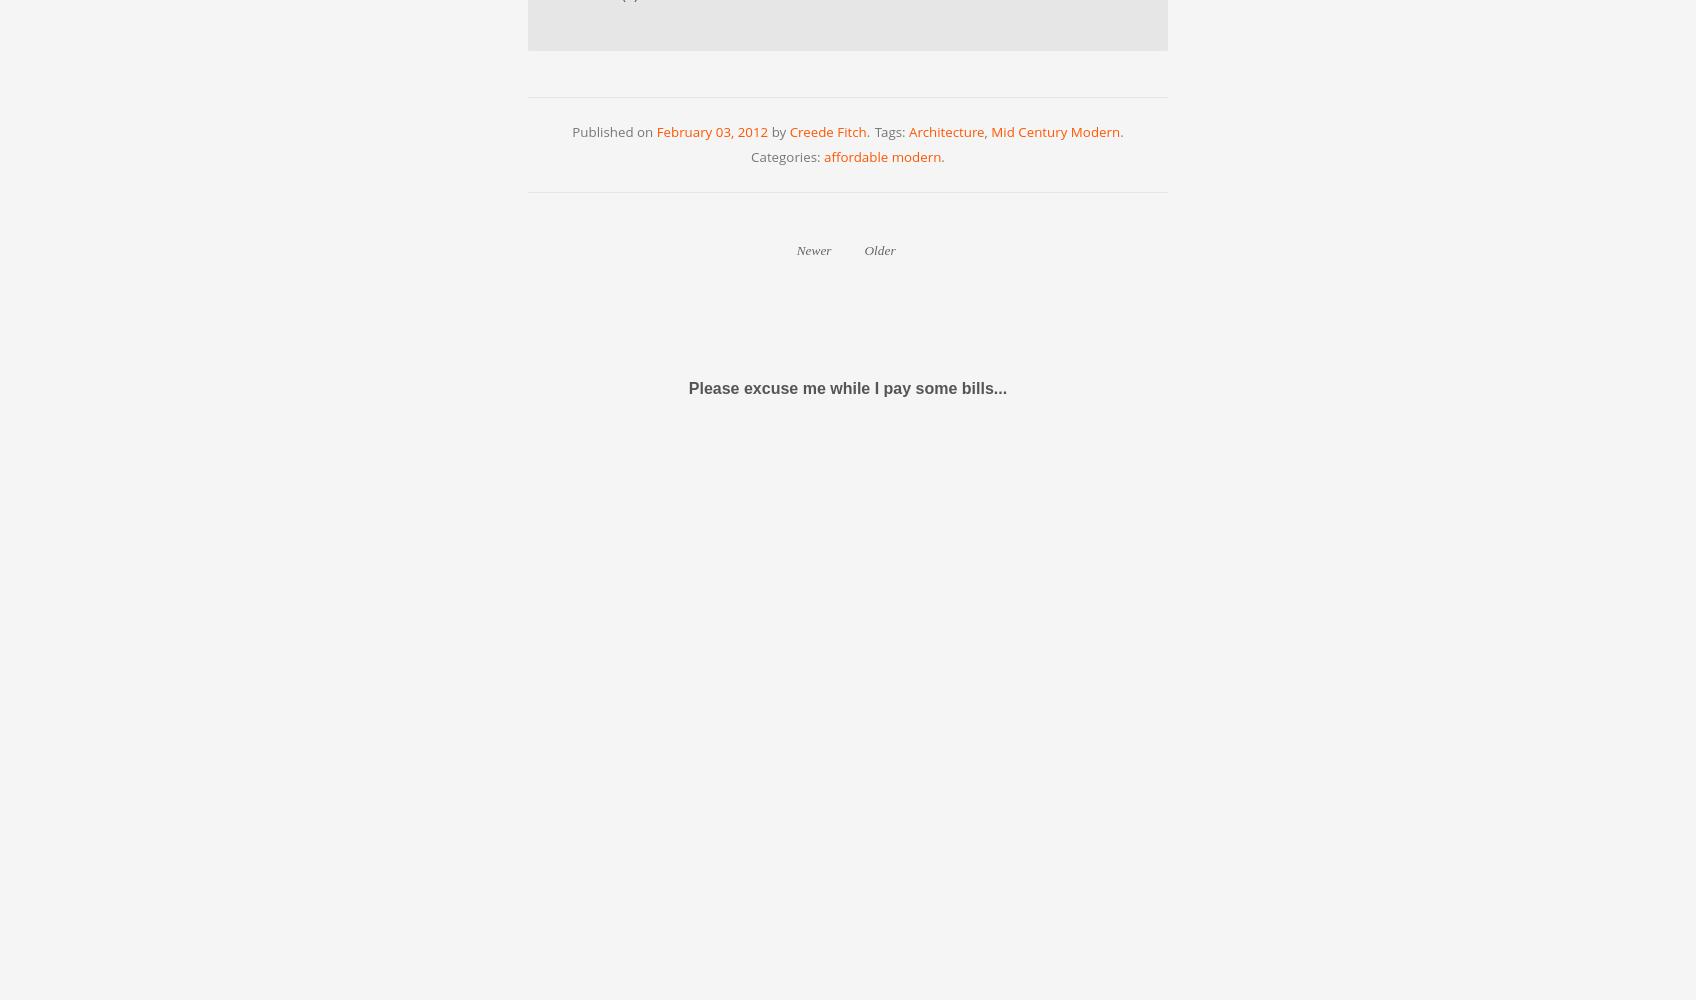  Describe the element at coordinates (786, 157) in the screenshot. I see `'Categories:'` at that location.